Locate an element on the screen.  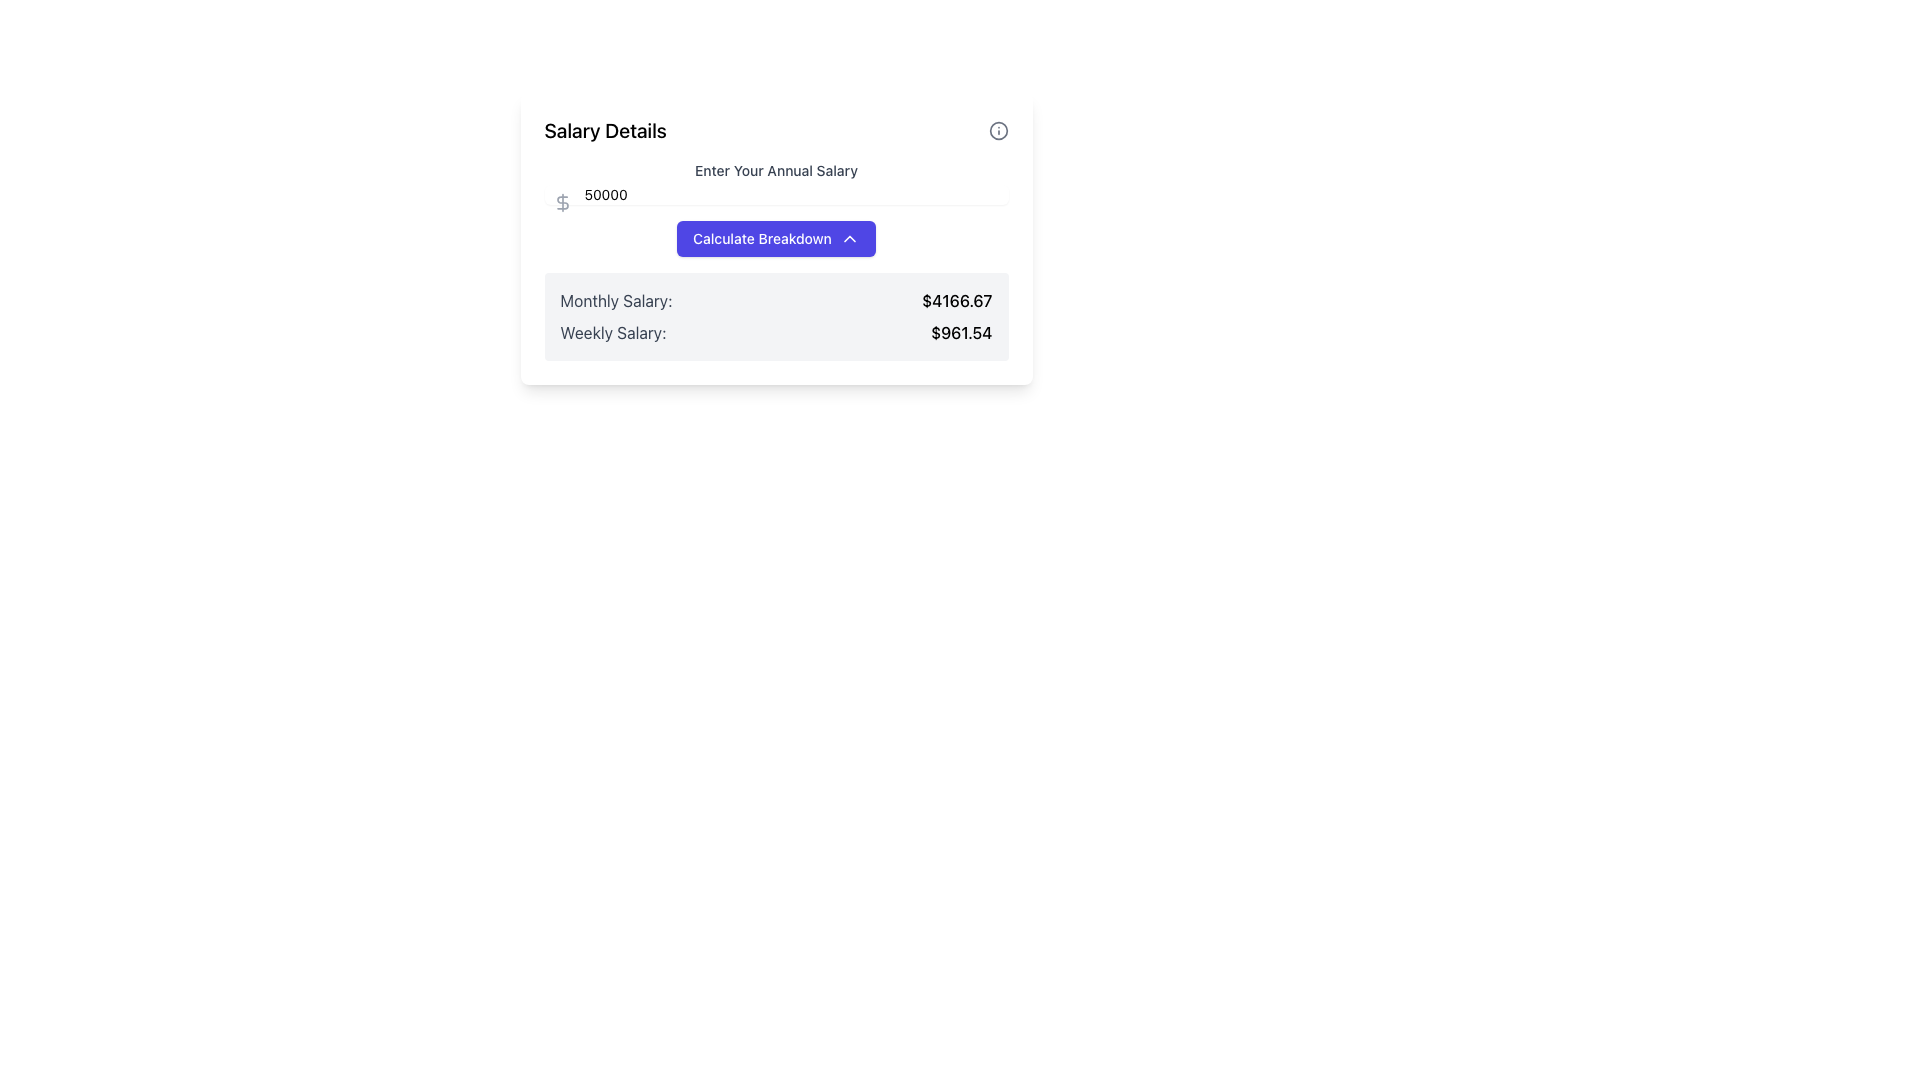
the Static Text displaying the value "$4166.67" located next to the label "Monthly Salary:" in the salary calculation section is located at coordinates (956, 300).